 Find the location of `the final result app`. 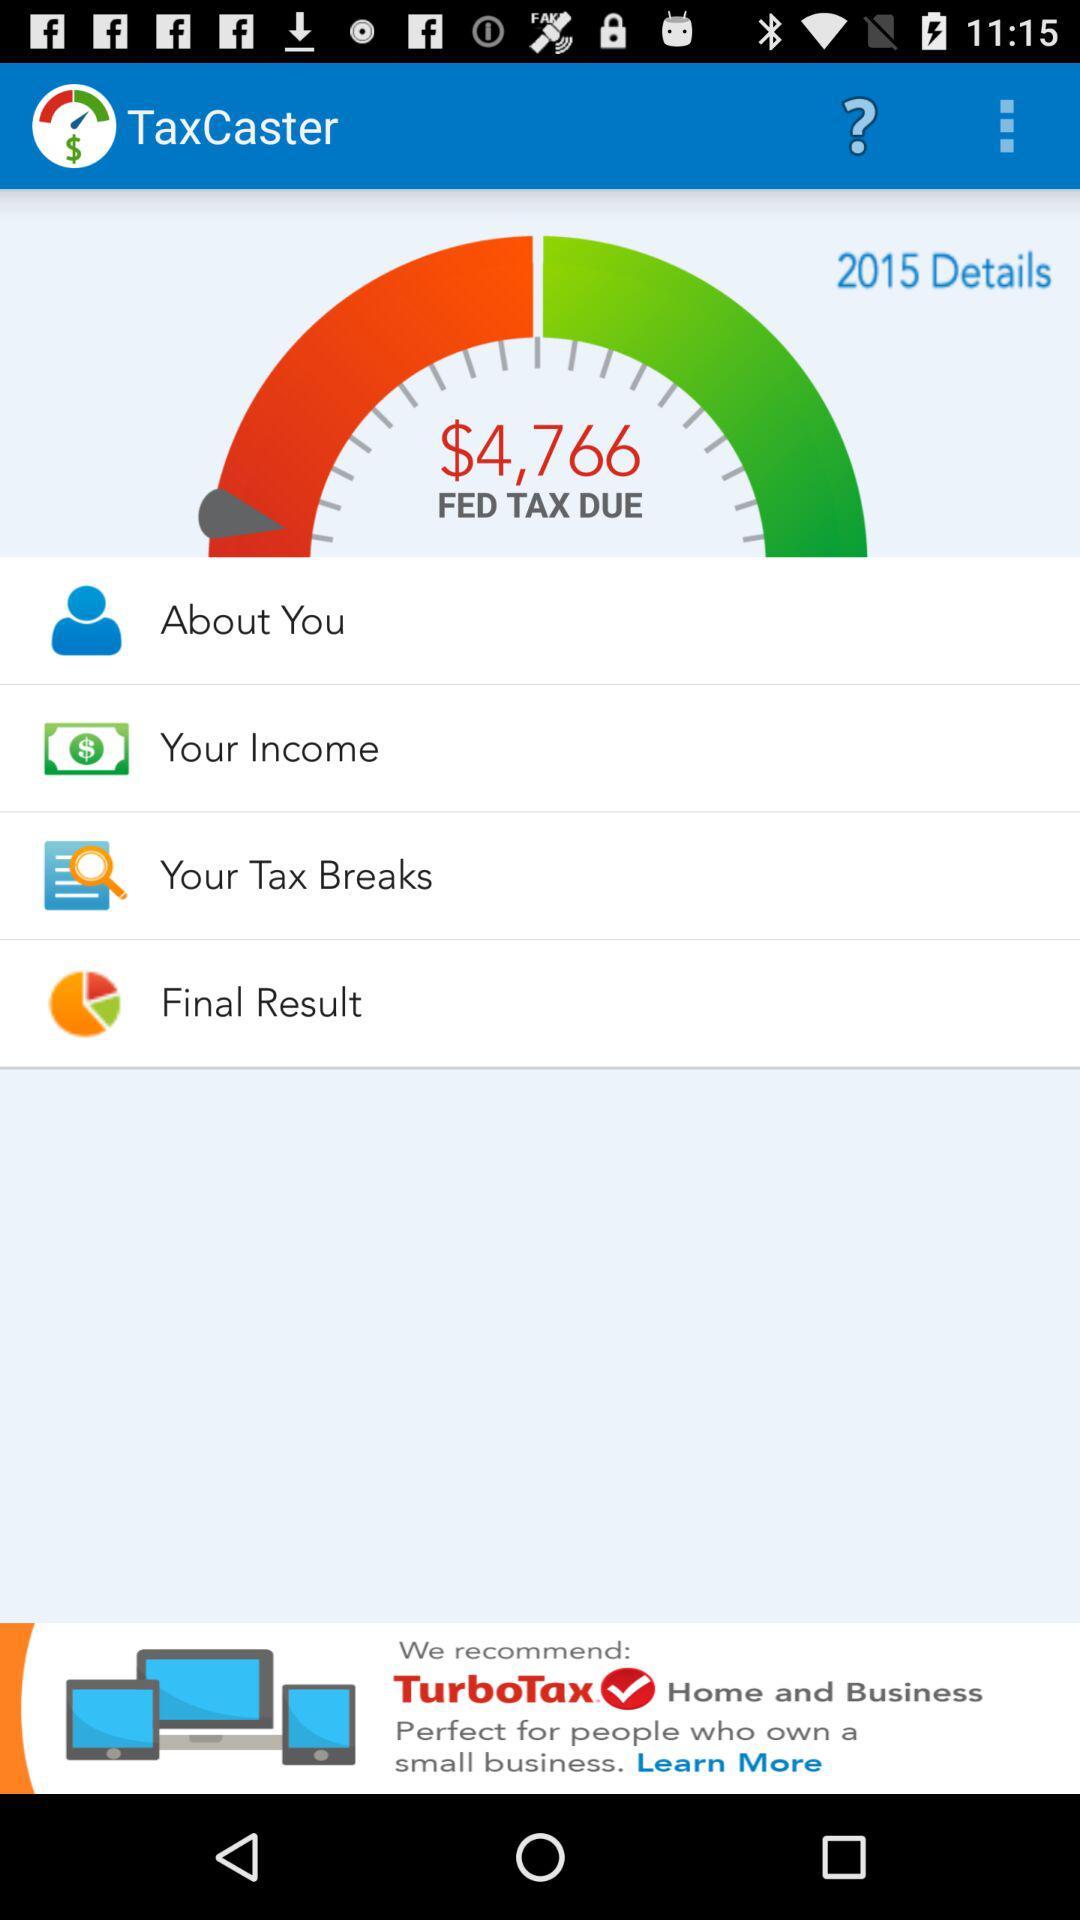

the final result app is located at coordinates (601, 1002).